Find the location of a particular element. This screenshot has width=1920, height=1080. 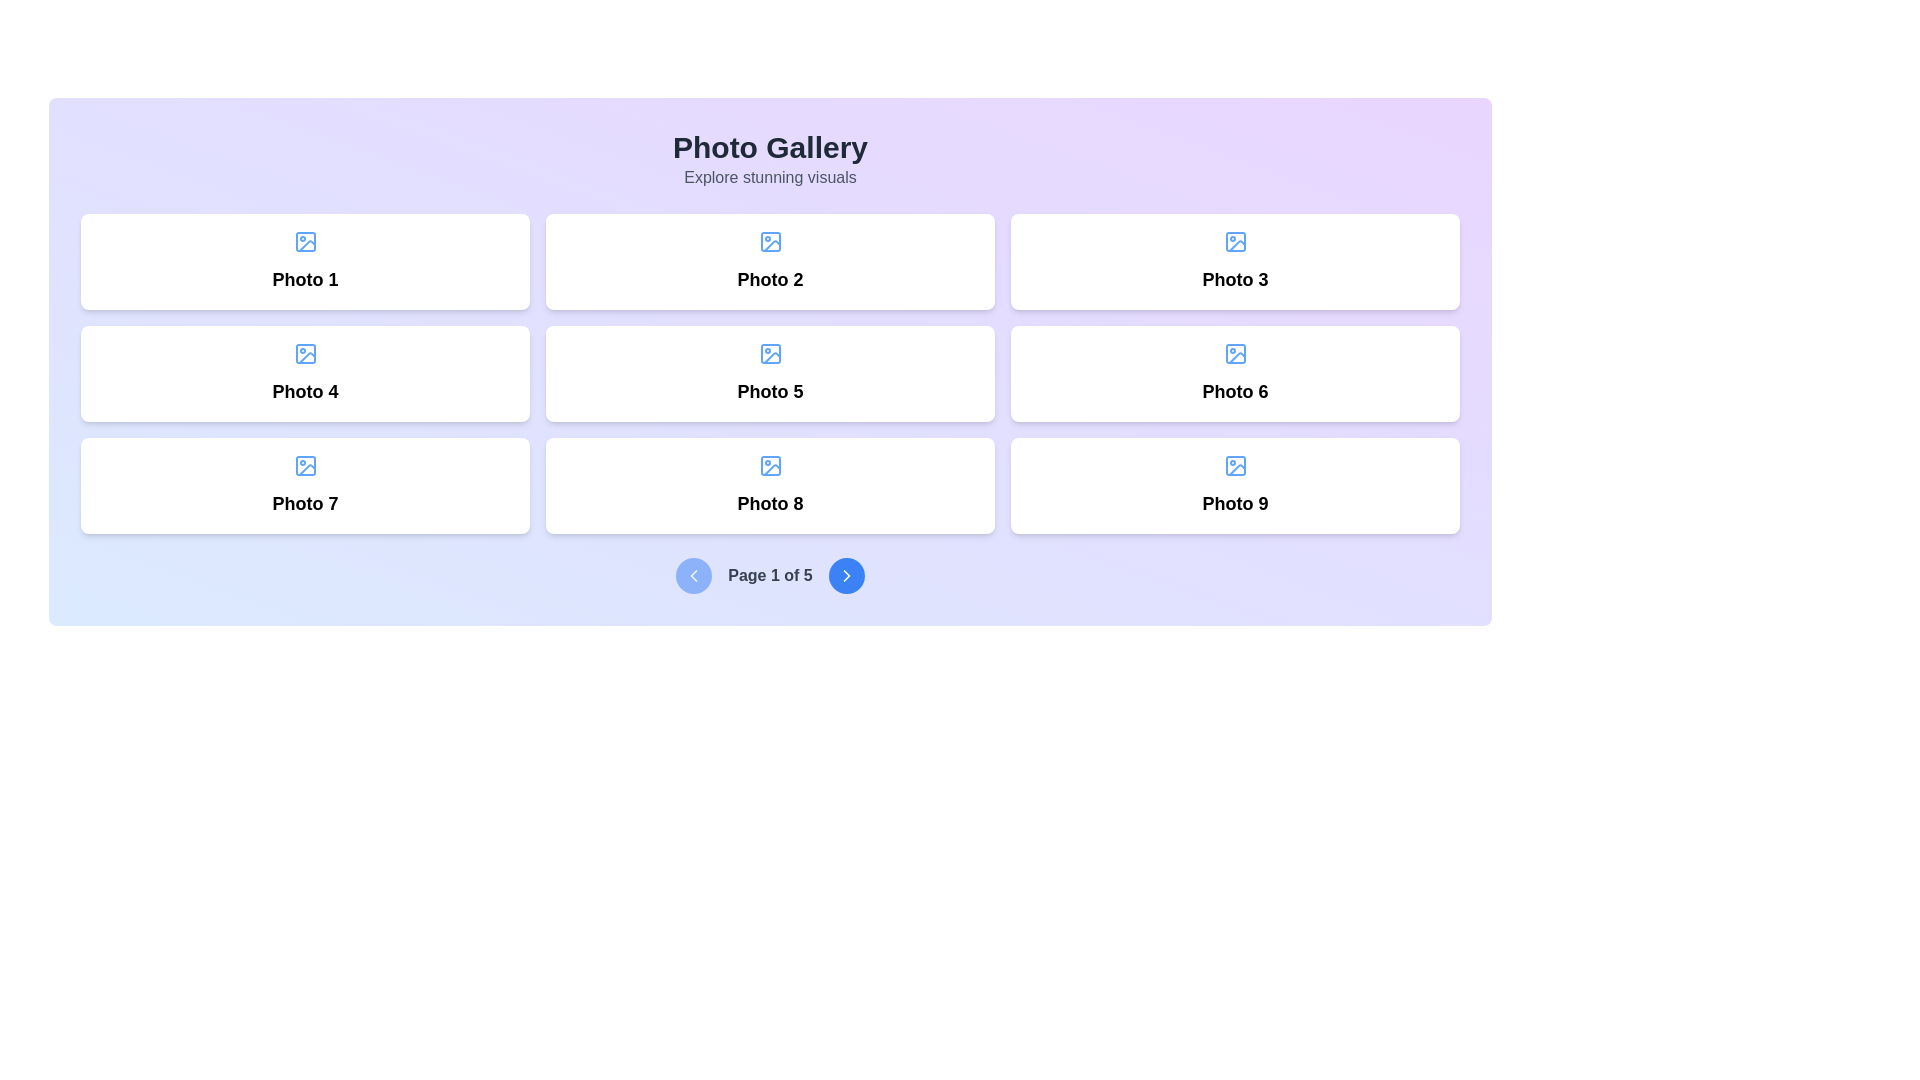

the gallery icon represented by the SVG Rectangle Element in the Photo 8 panel, located in the middle row of the grid layout in the third column is located at coordinates (769, 466).